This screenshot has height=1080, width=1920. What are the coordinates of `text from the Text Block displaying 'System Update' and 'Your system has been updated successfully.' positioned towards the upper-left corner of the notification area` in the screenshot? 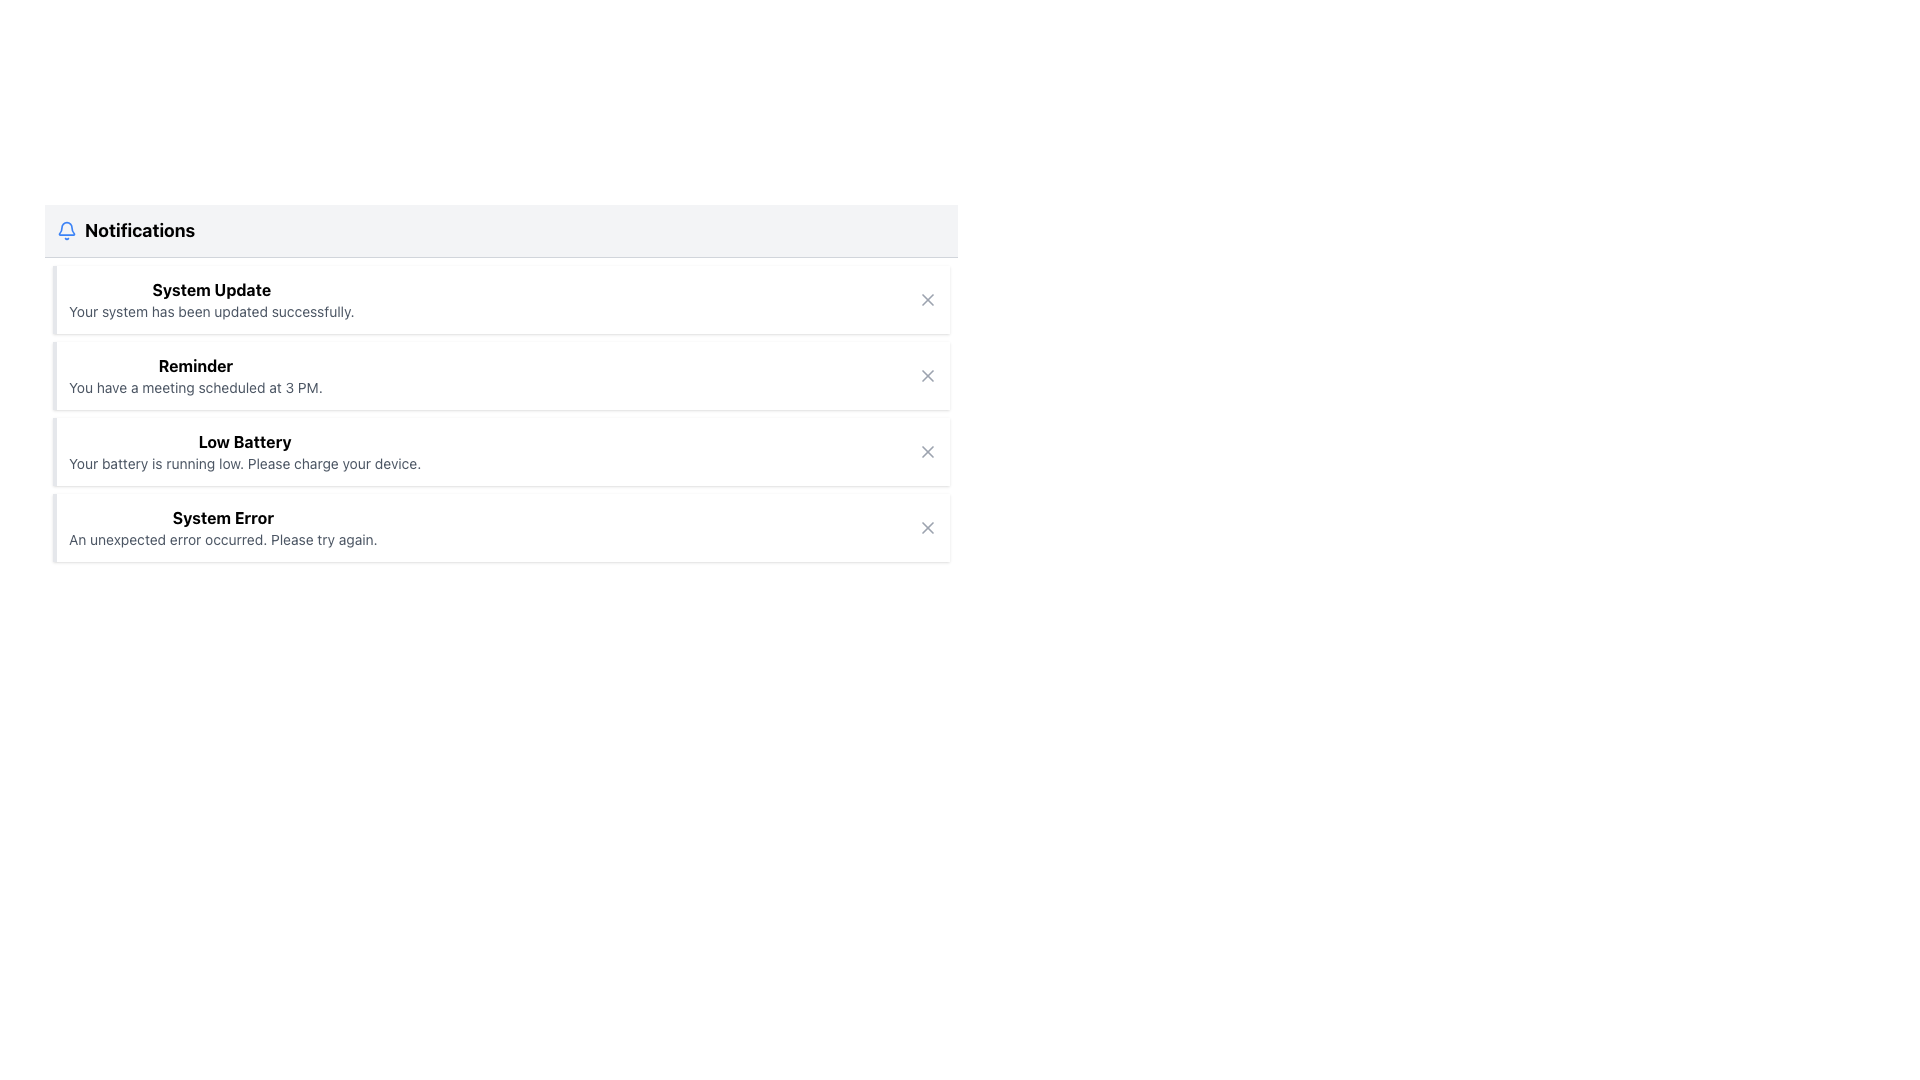 It's located at (211, 300).